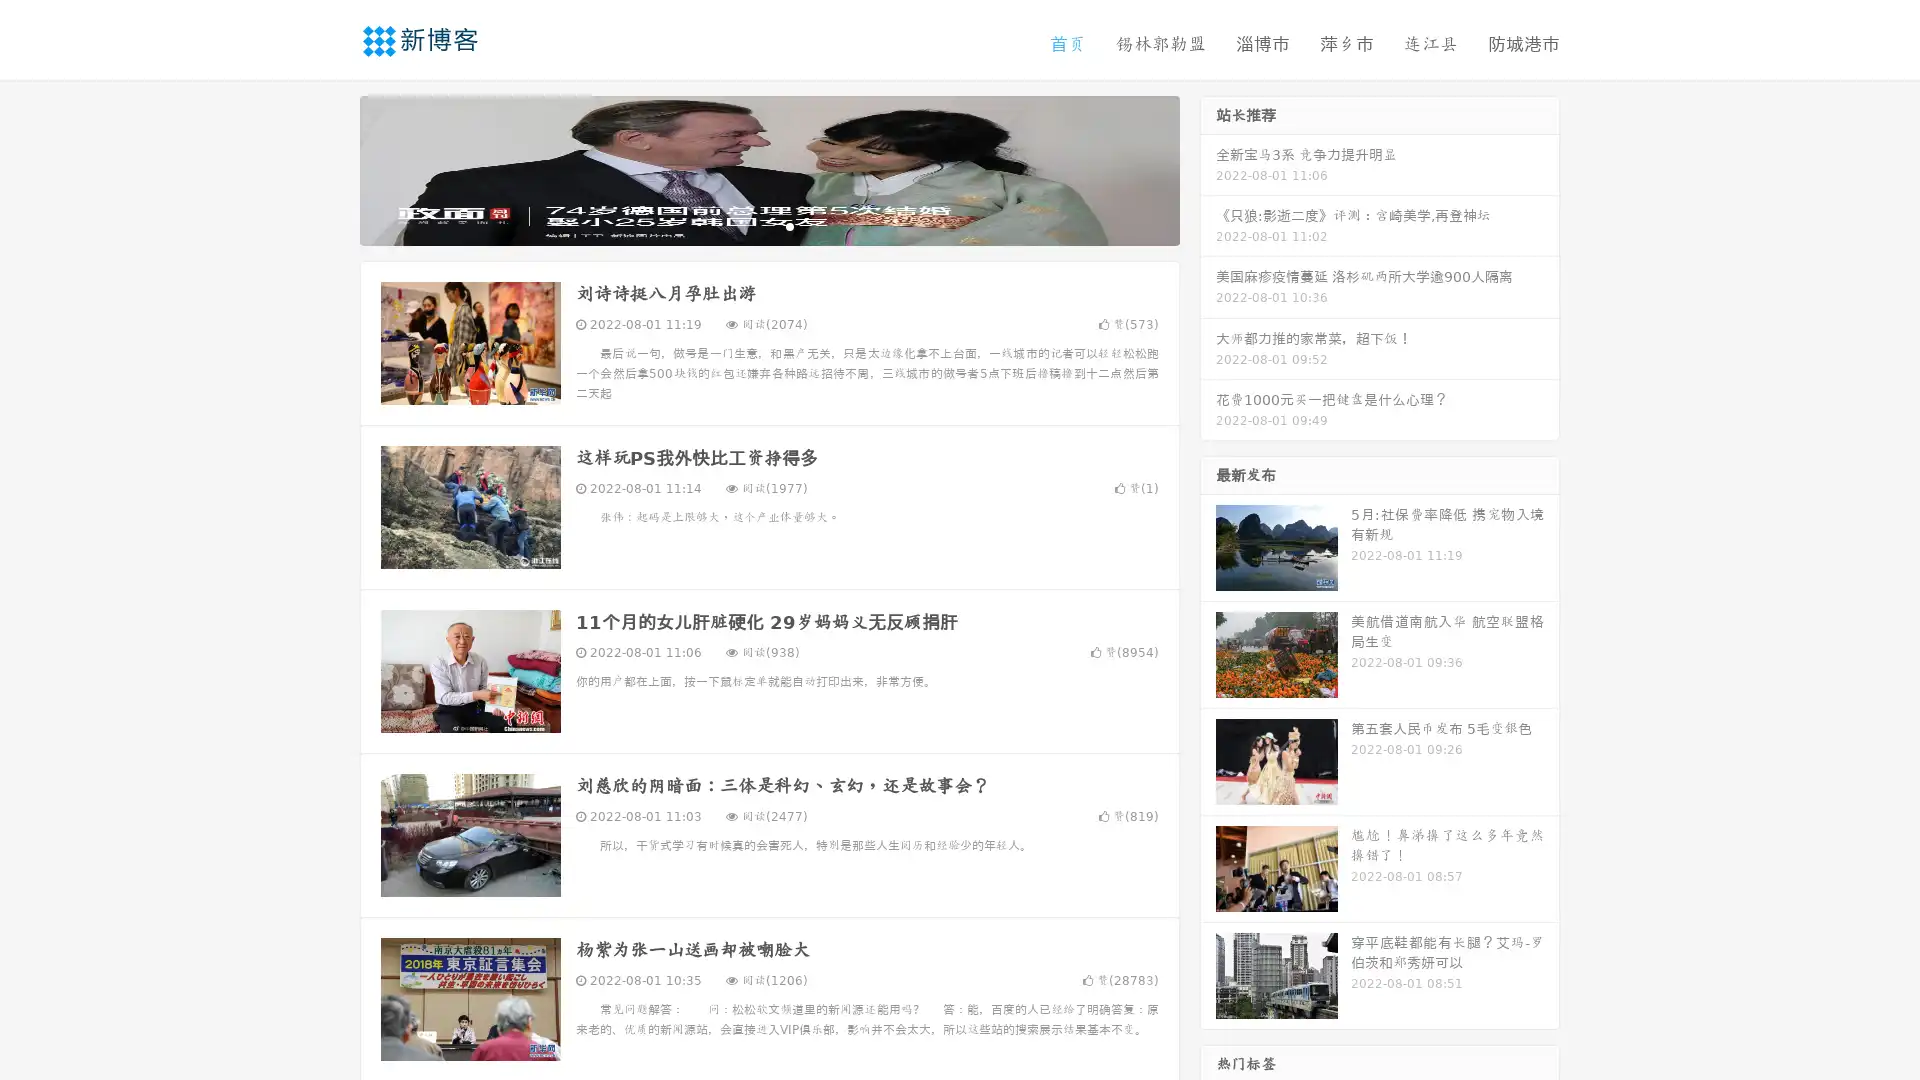  I want to click on Previous slide, so click(330, 168).